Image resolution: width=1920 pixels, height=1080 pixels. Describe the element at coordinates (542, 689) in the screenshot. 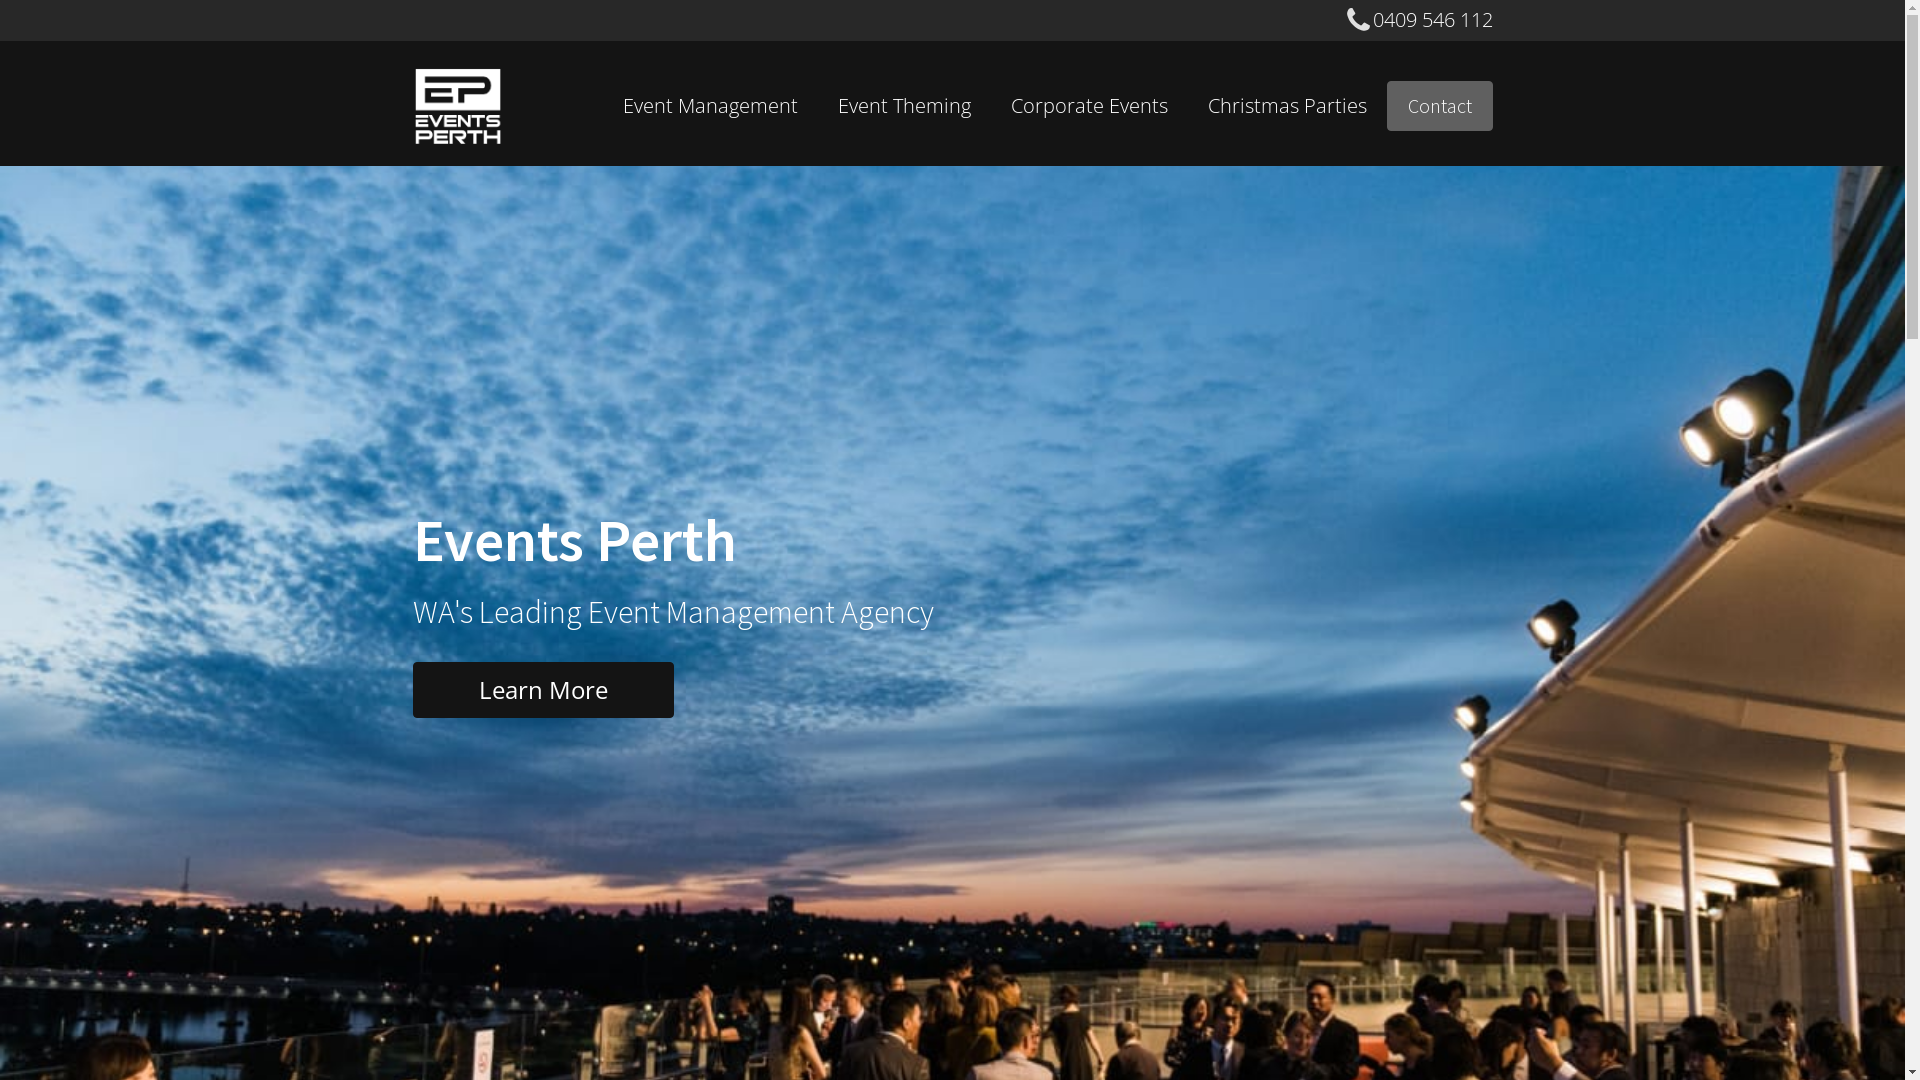

I see `'Learn More'` at that location.